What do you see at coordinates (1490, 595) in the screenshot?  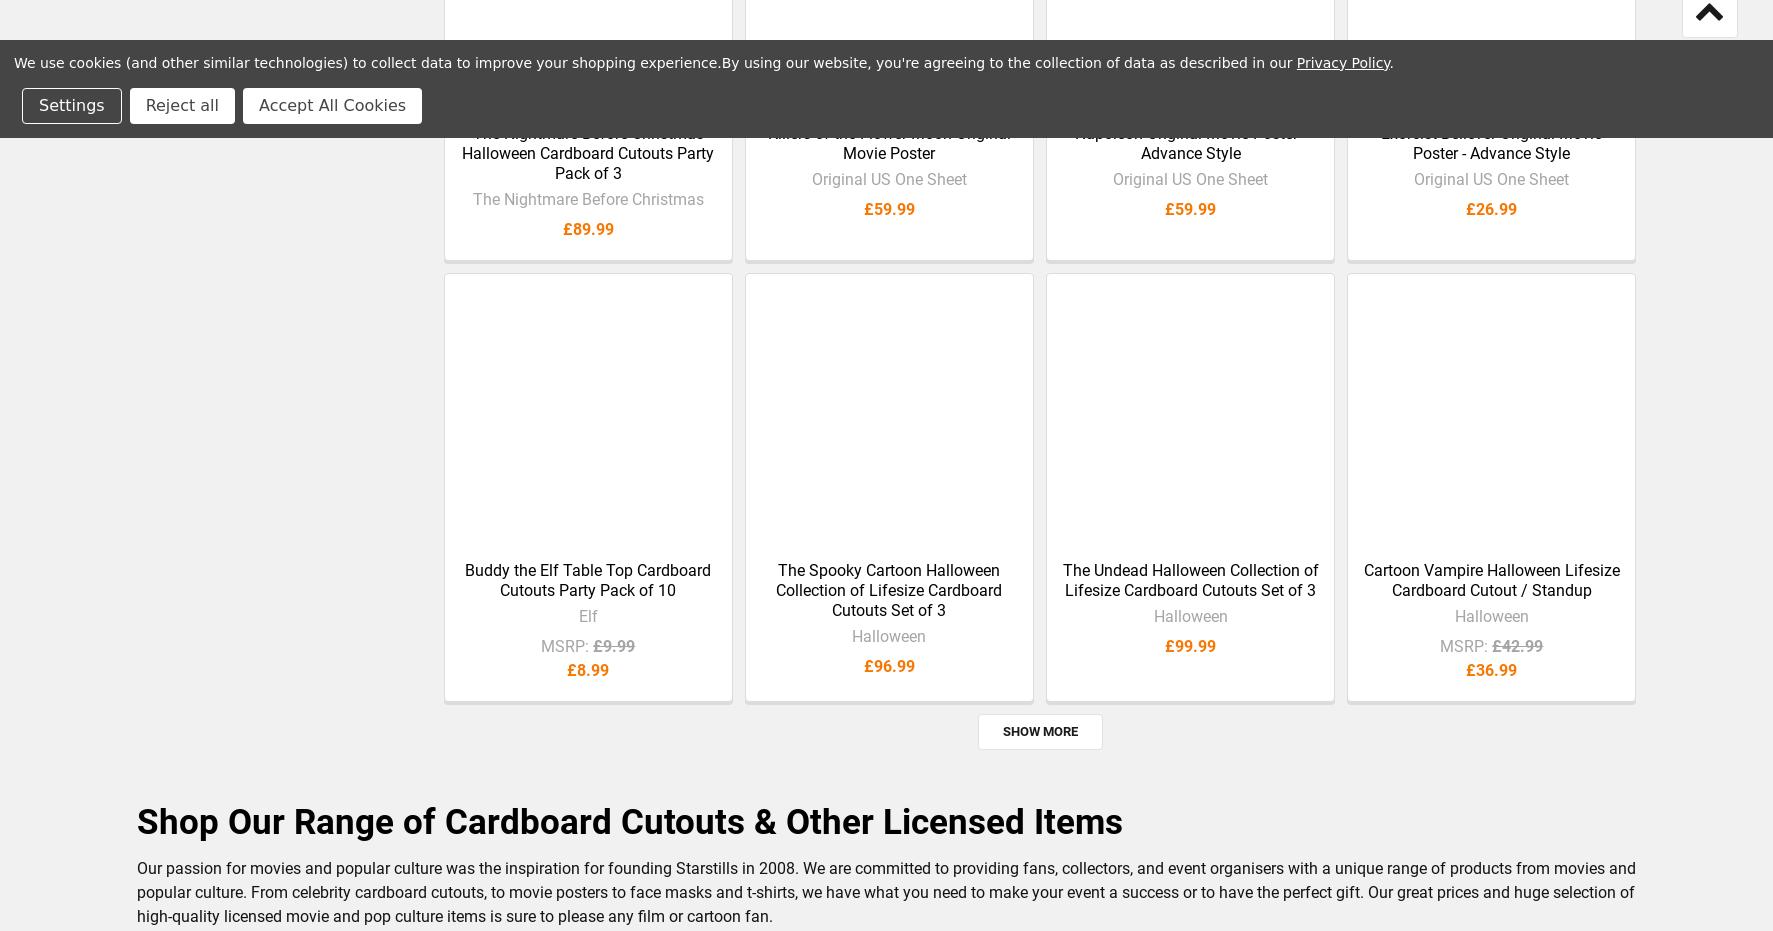 I see `'Cartoon Vampire Halloween Lifesize Cardboard Cutout / Standup'` at bounding box center [1490, 595].